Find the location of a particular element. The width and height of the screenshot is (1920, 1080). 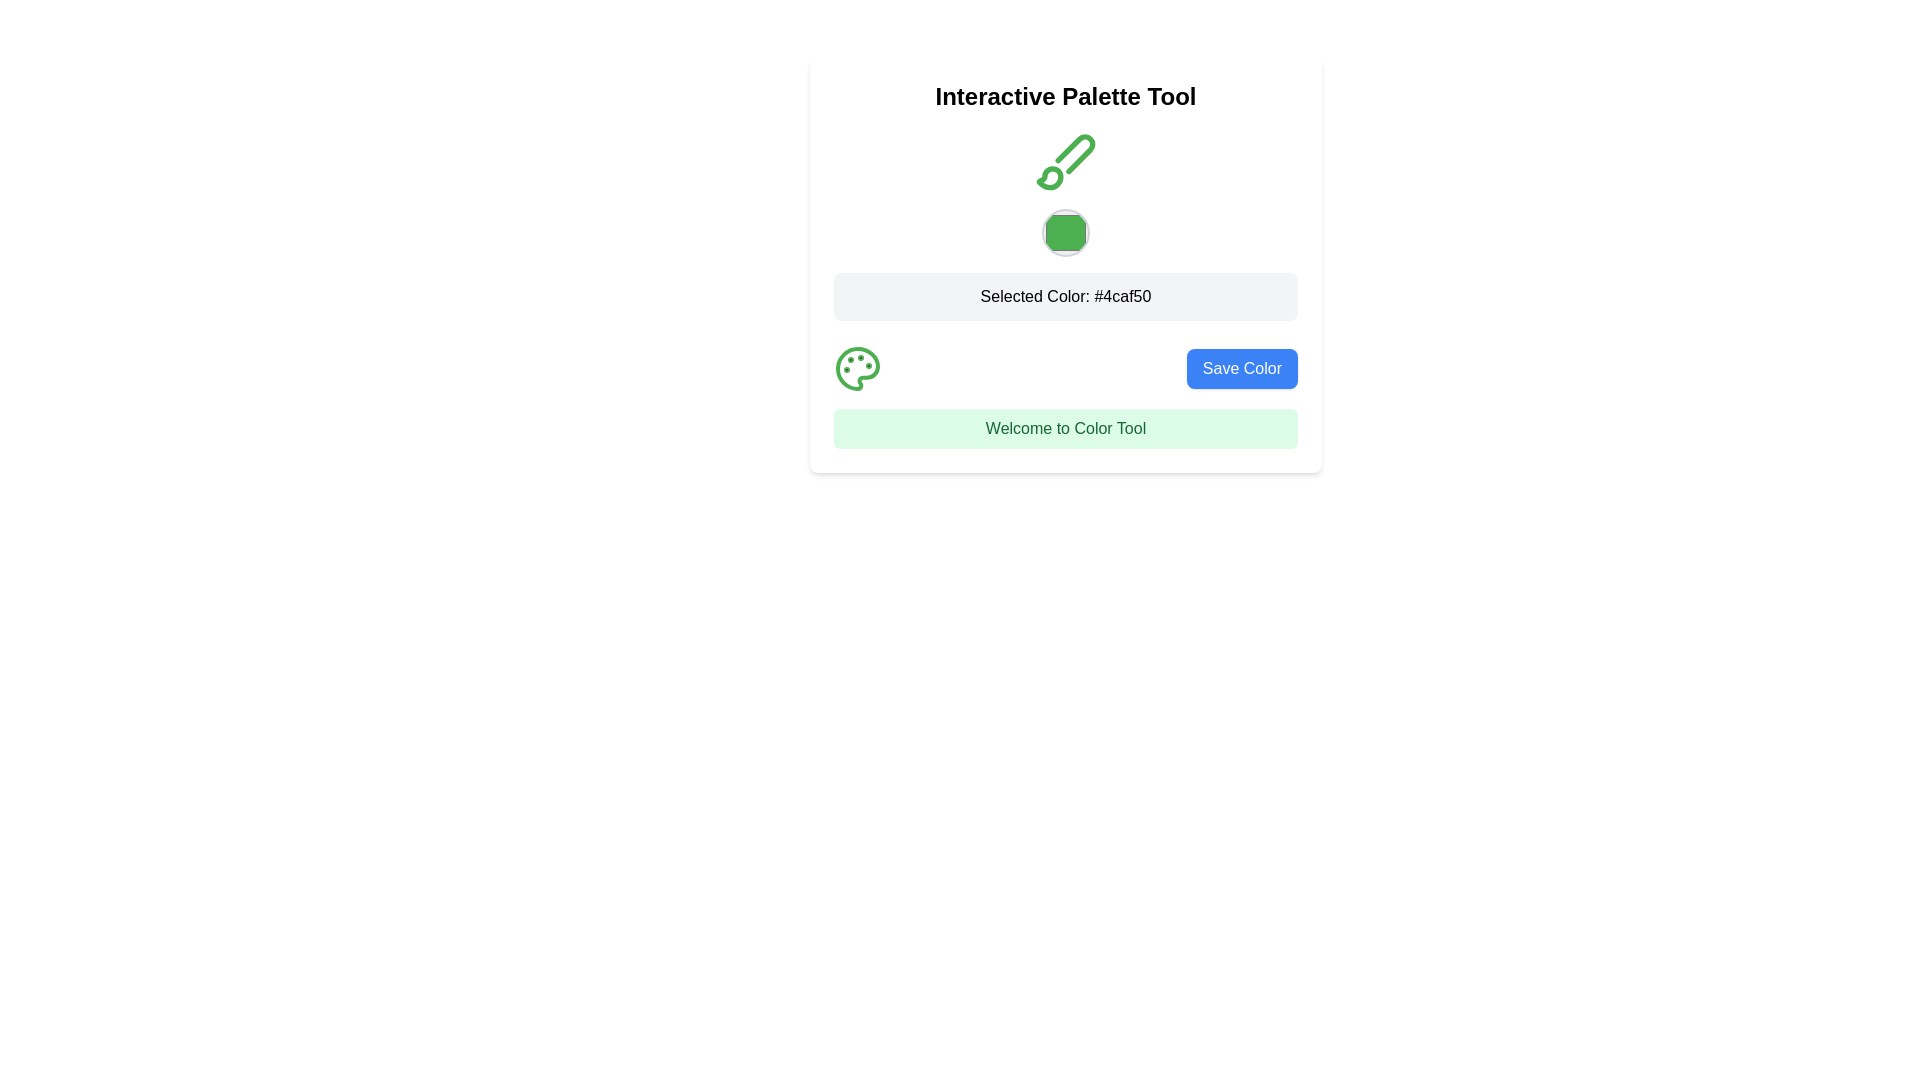

the green SVG line segment that is styled with a 2px width, round line-cap, and round line-join, positioned above the central label text in the interface is located at coordinates (1074, 153).